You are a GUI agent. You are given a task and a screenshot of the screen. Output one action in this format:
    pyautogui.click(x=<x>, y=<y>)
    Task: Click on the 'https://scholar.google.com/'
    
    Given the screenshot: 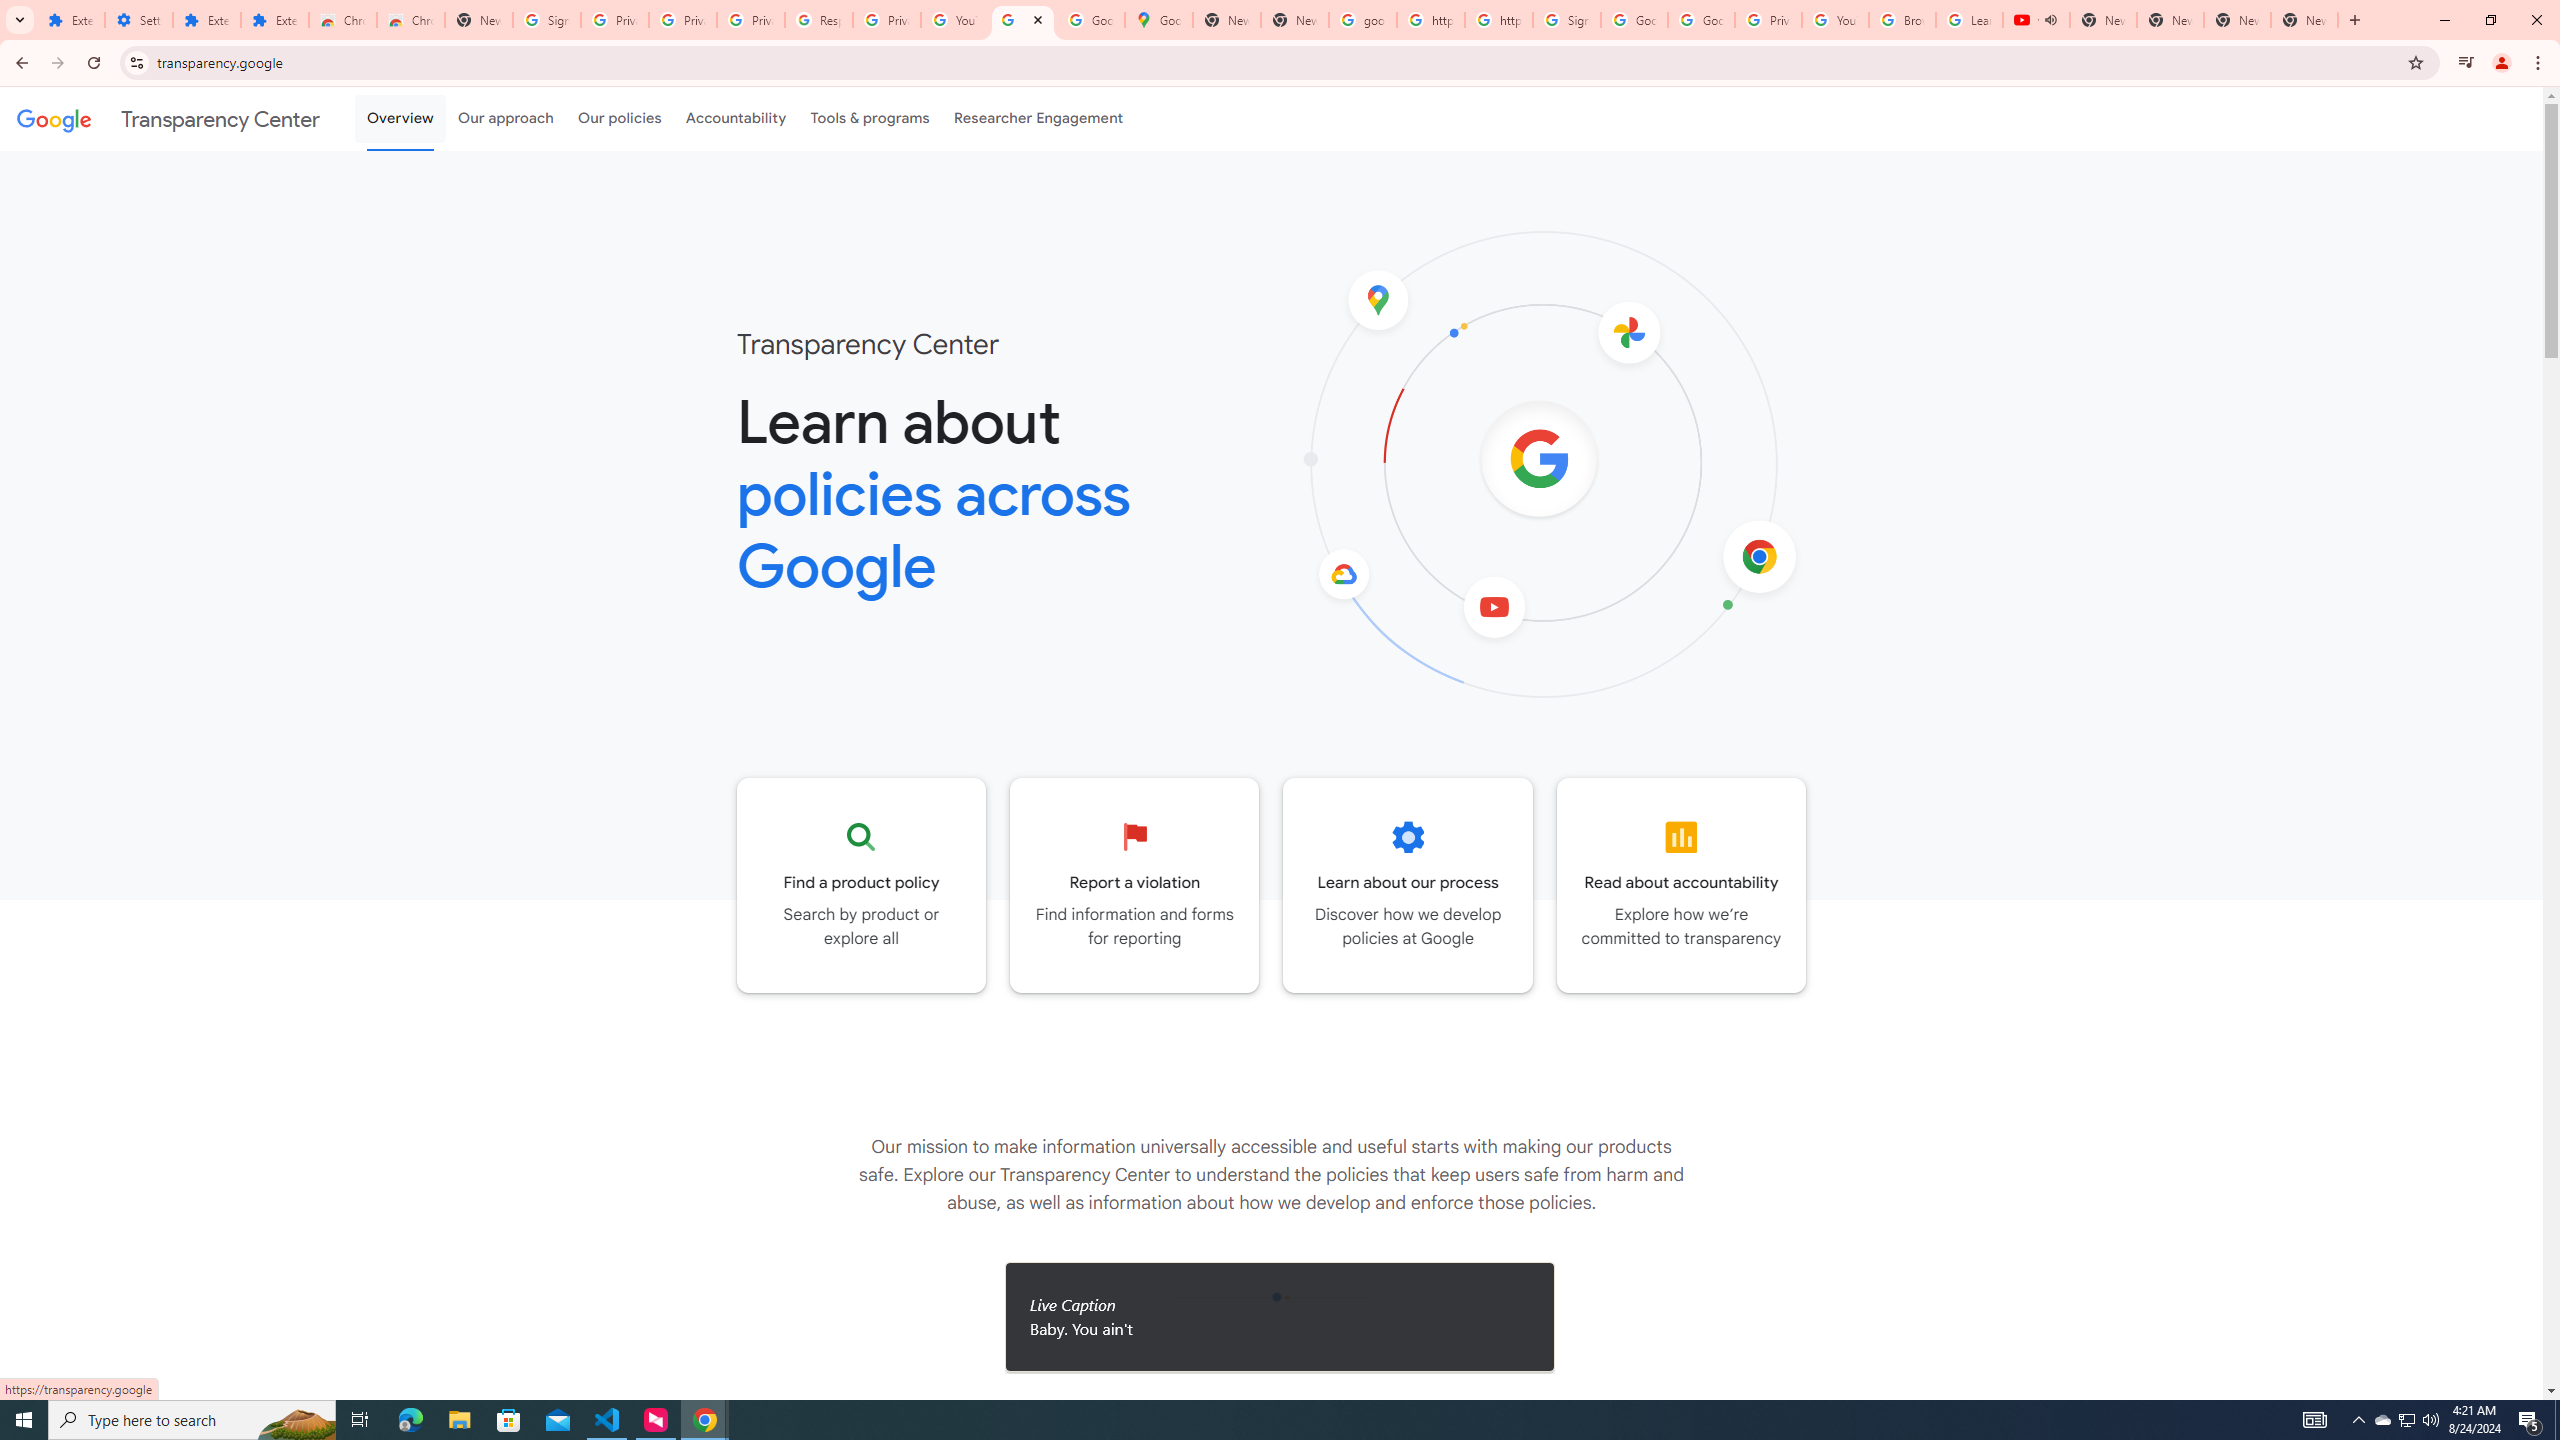 What is the action you would take?
    pyautogui.click(x=1497, y=19)
    